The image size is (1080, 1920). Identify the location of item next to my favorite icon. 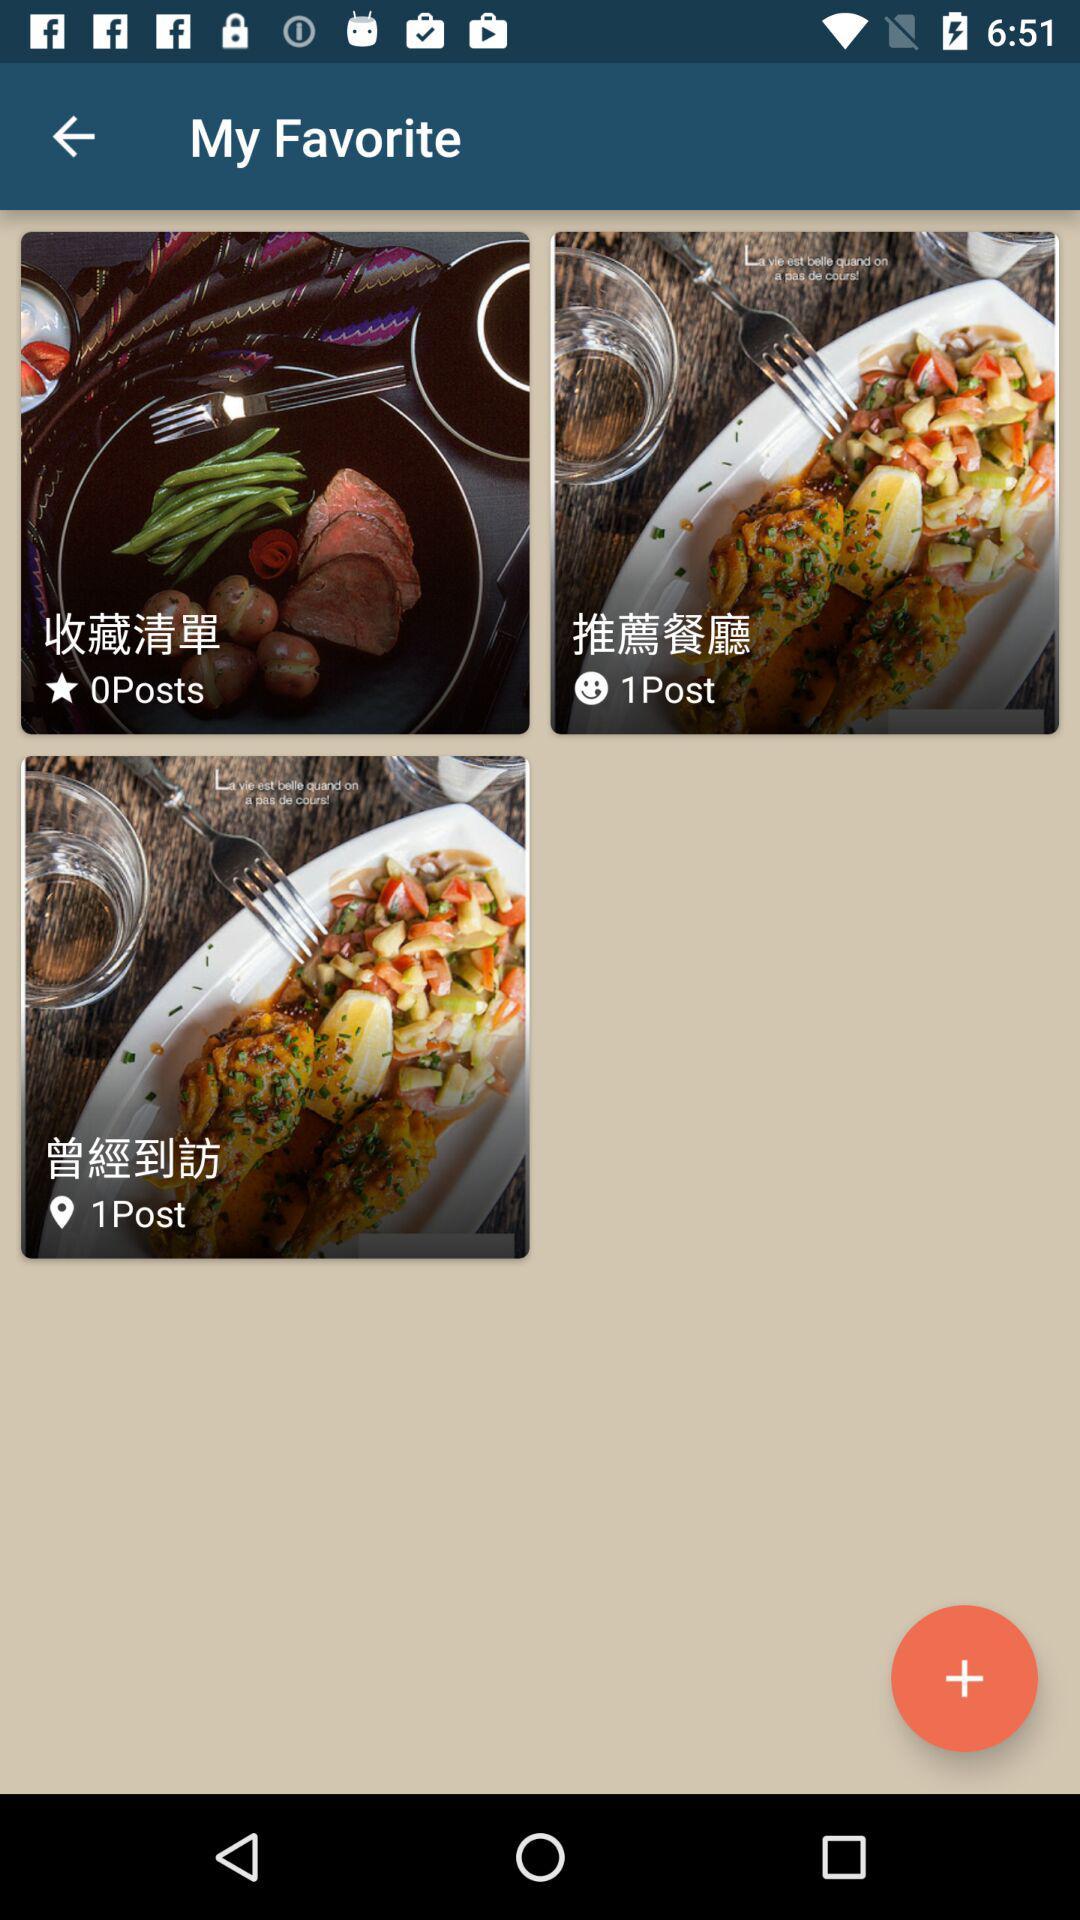
(72, 135).